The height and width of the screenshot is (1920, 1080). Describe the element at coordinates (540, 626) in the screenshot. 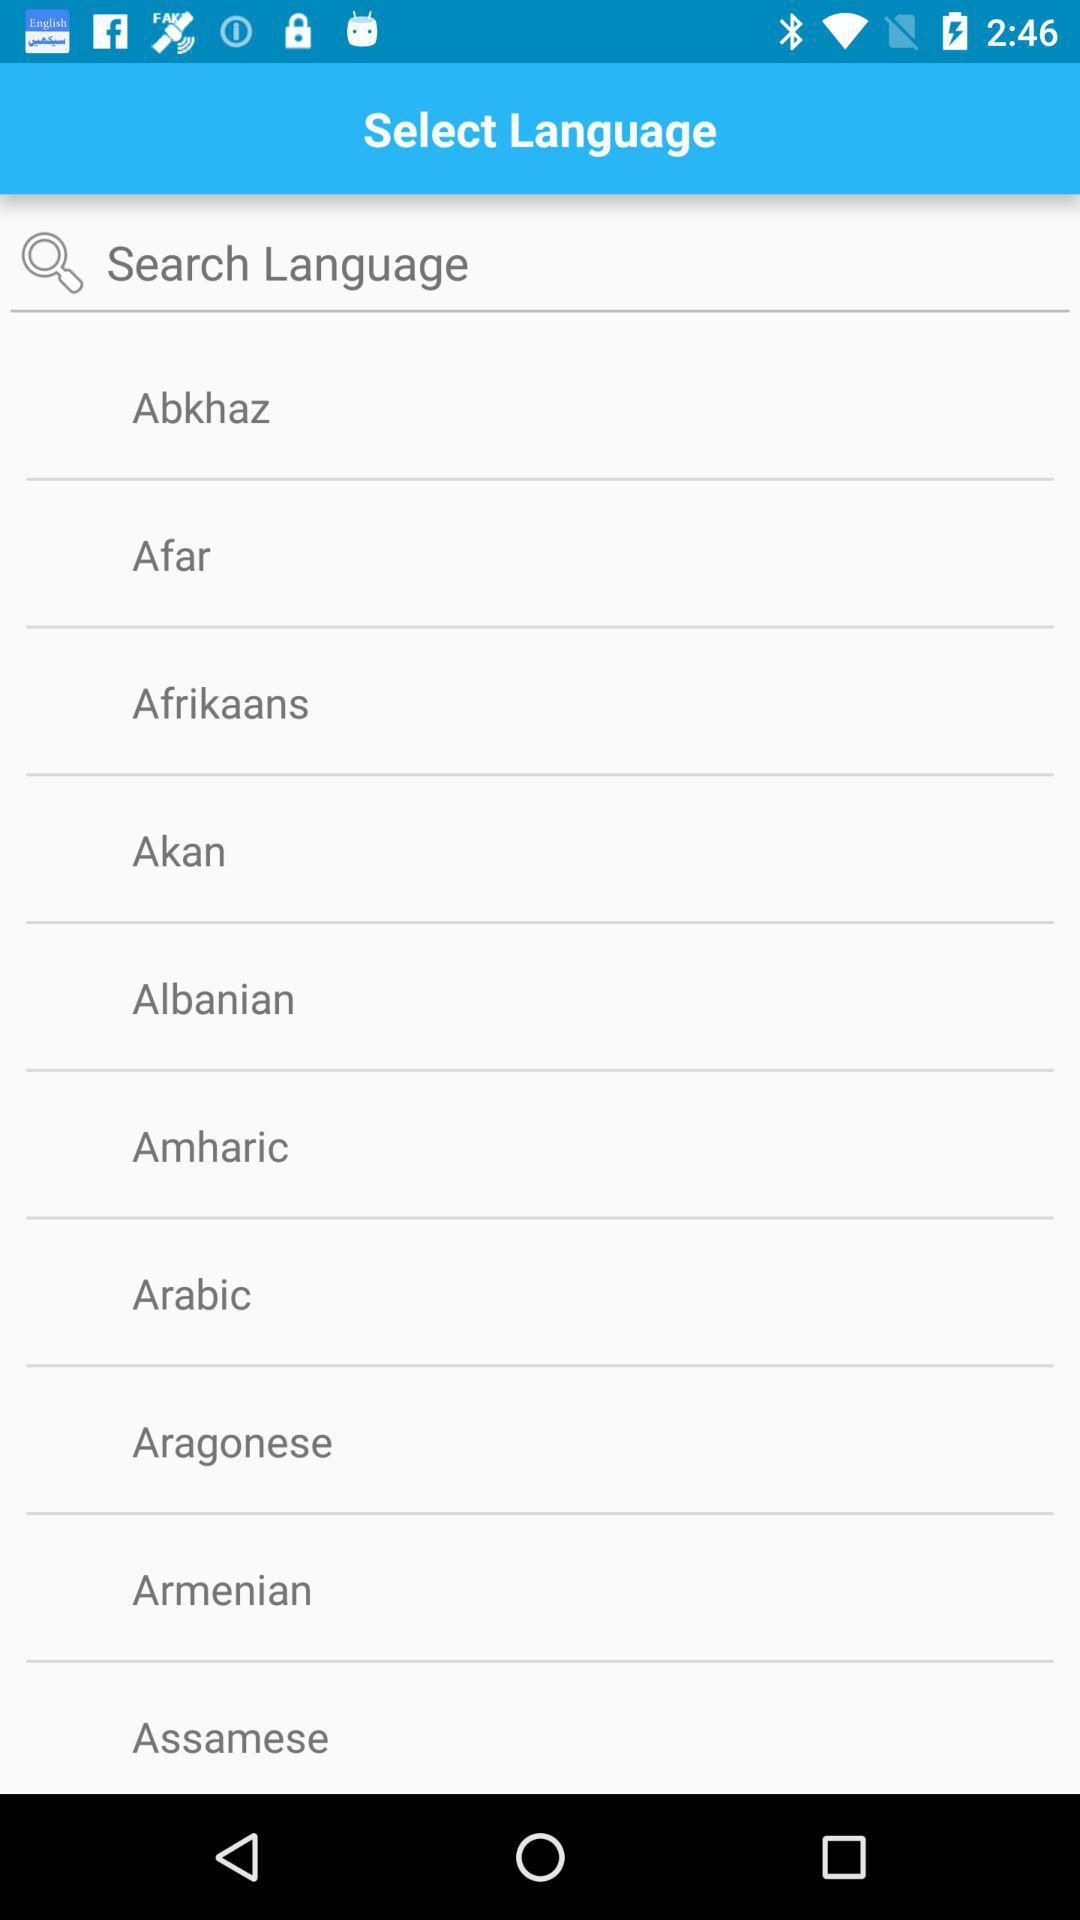

I see `app above afrikaans app` at that location.